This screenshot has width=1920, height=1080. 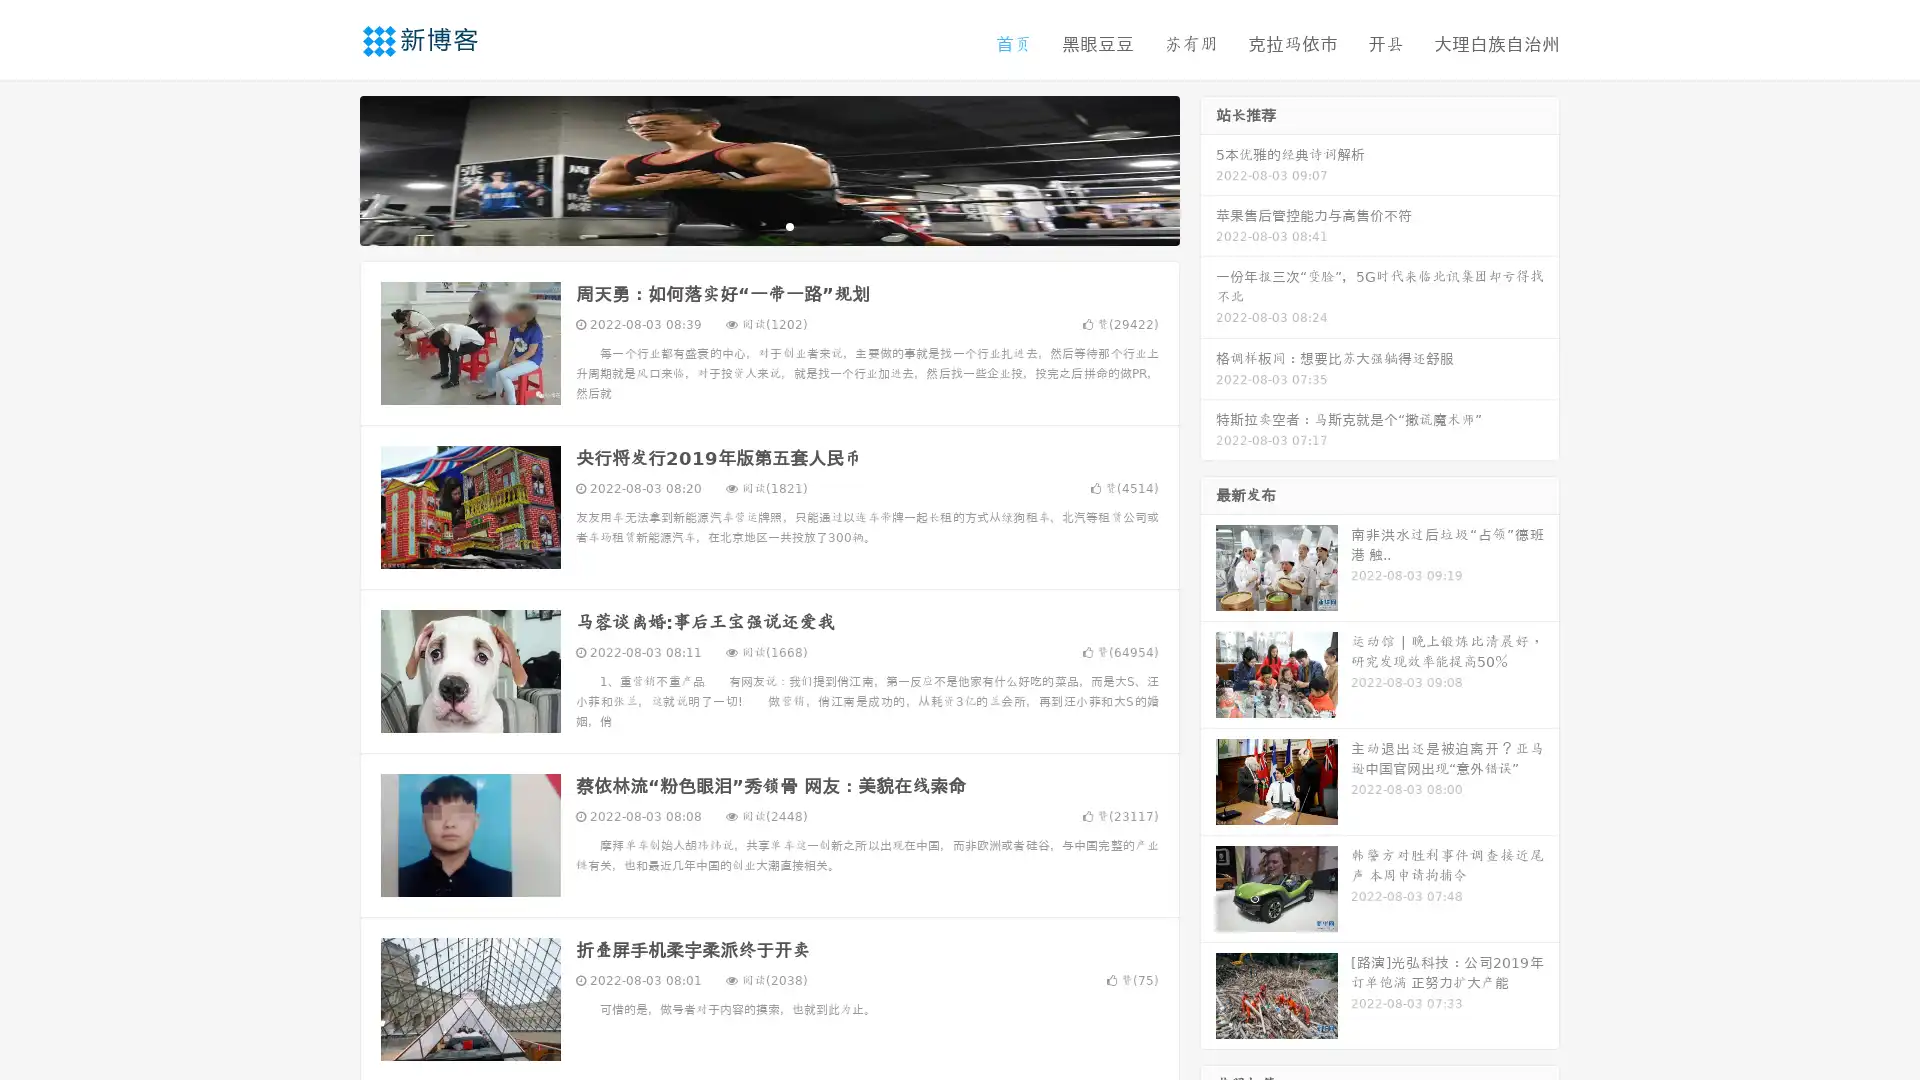 I want to click on Go to slide 1, so click(x=748, y=225).